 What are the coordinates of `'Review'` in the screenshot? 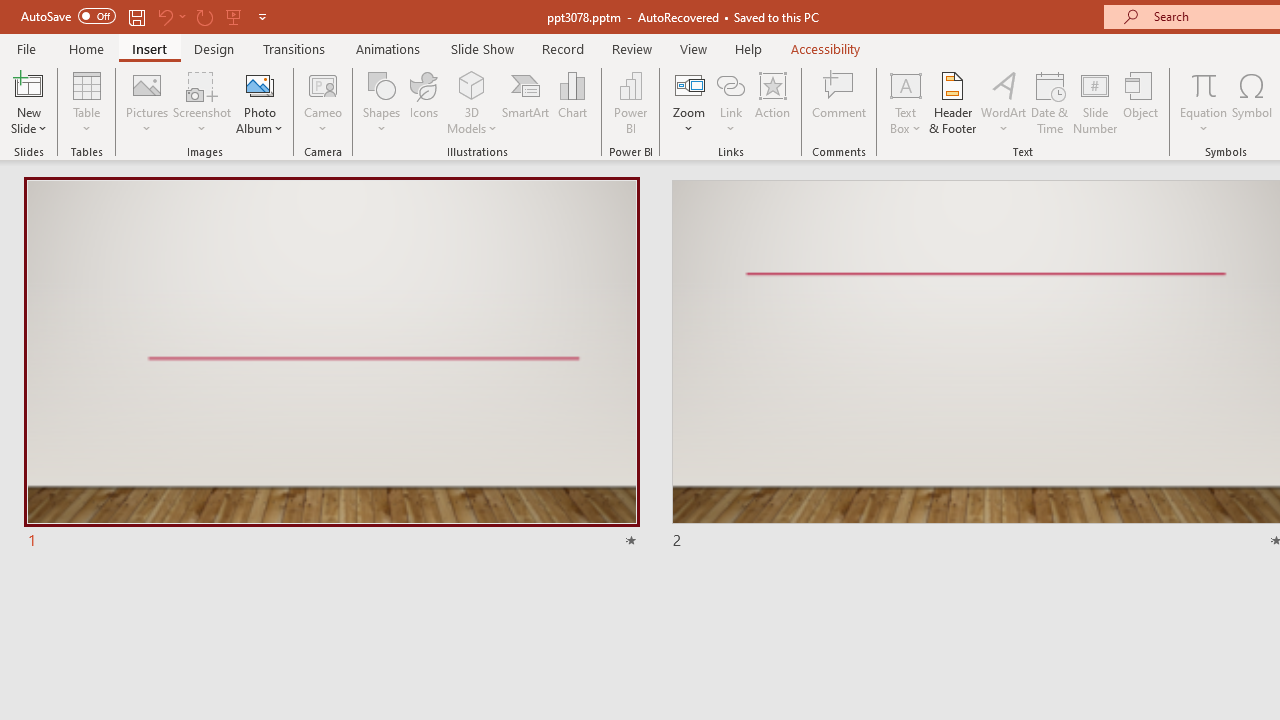 It's located at (630, 48).